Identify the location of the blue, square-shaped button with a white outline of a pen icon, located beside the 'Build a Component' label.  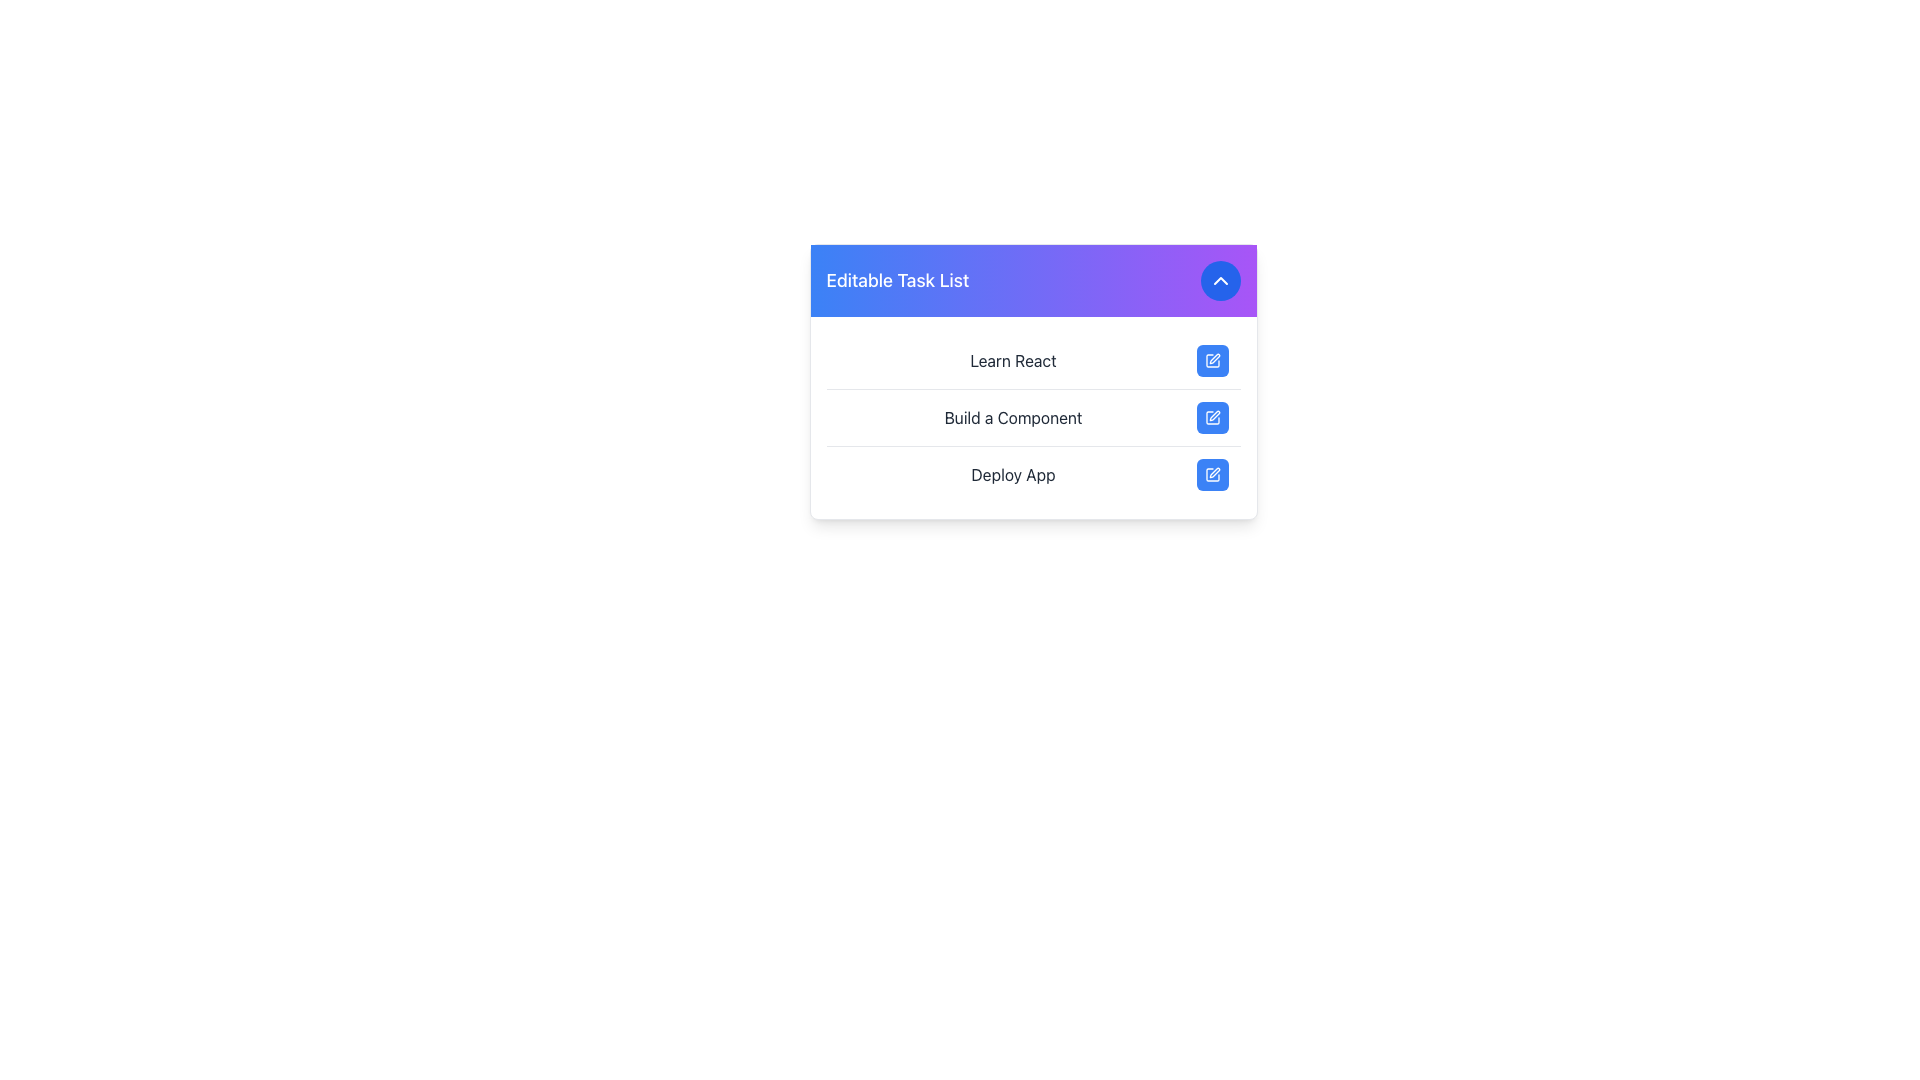
(1211, 416).